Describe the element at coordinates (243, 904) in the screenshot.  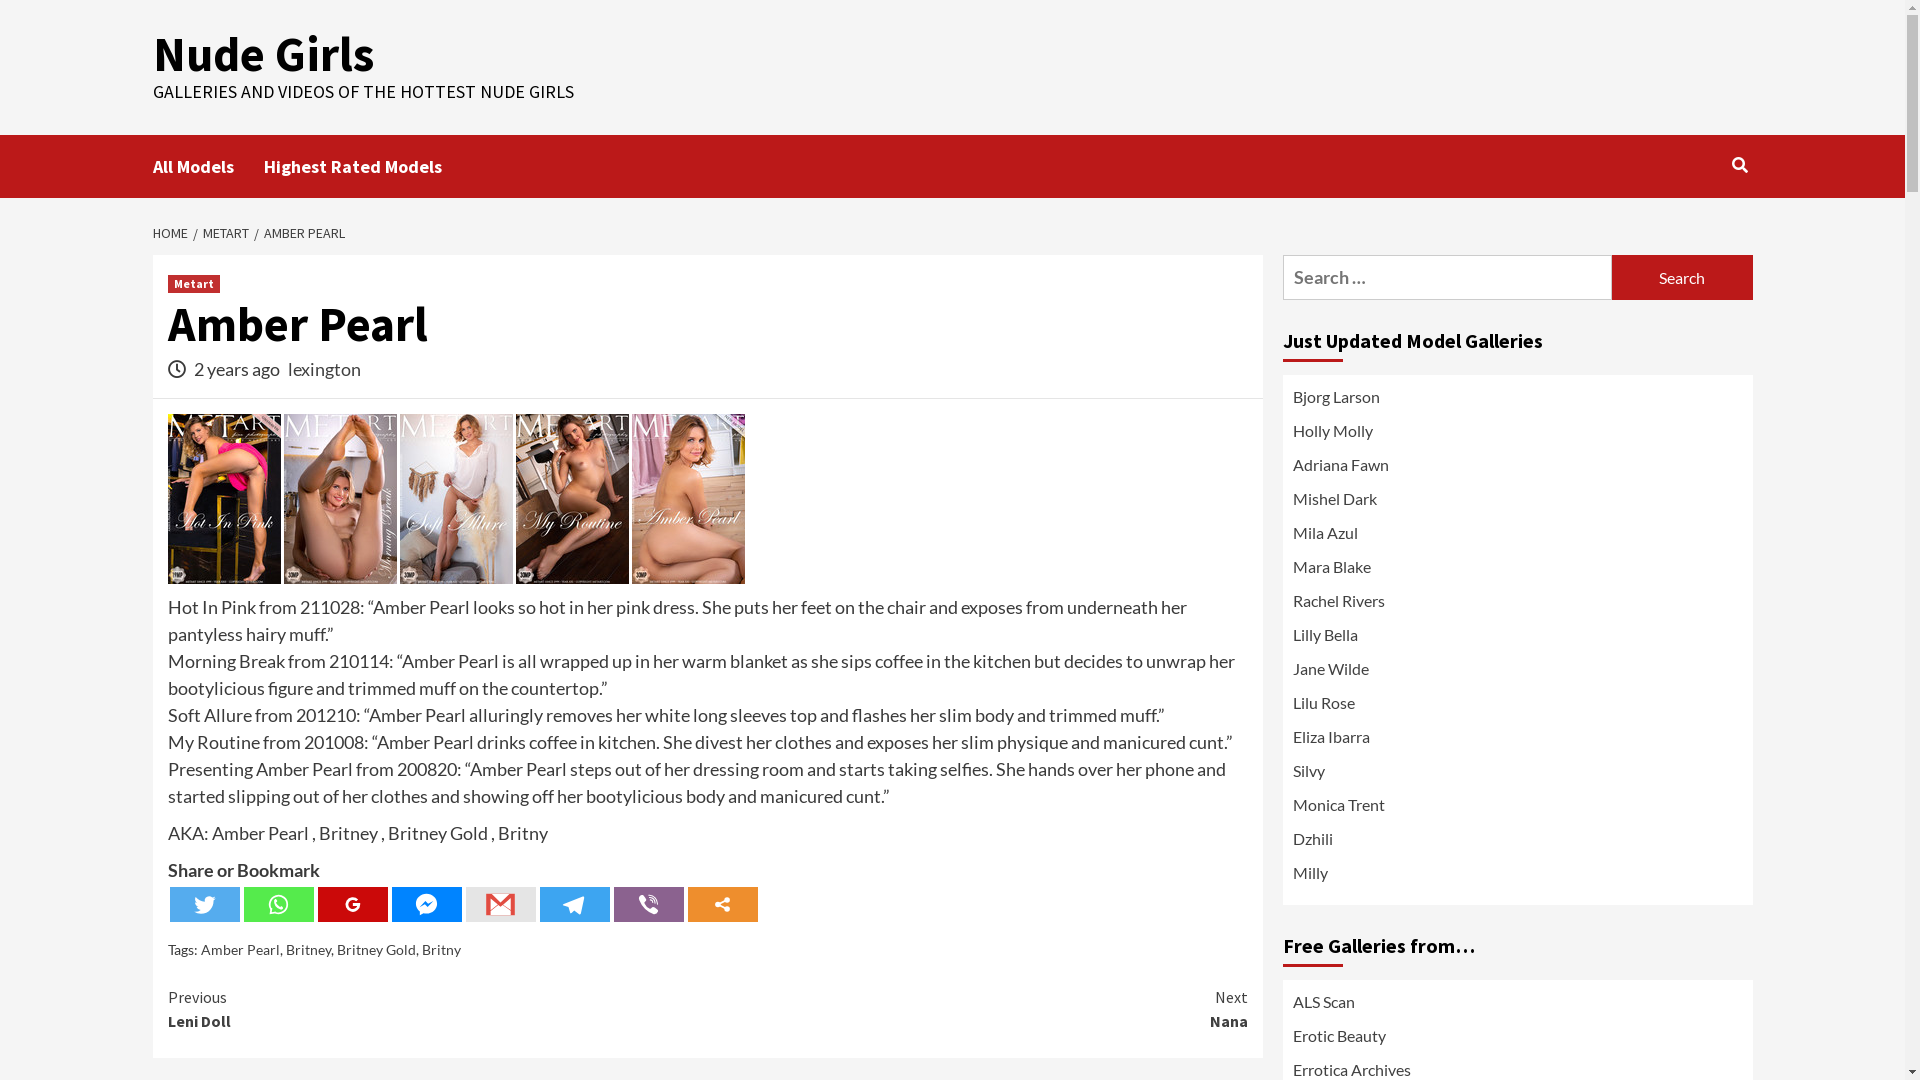
I see `'Whatsapp'` at that location.